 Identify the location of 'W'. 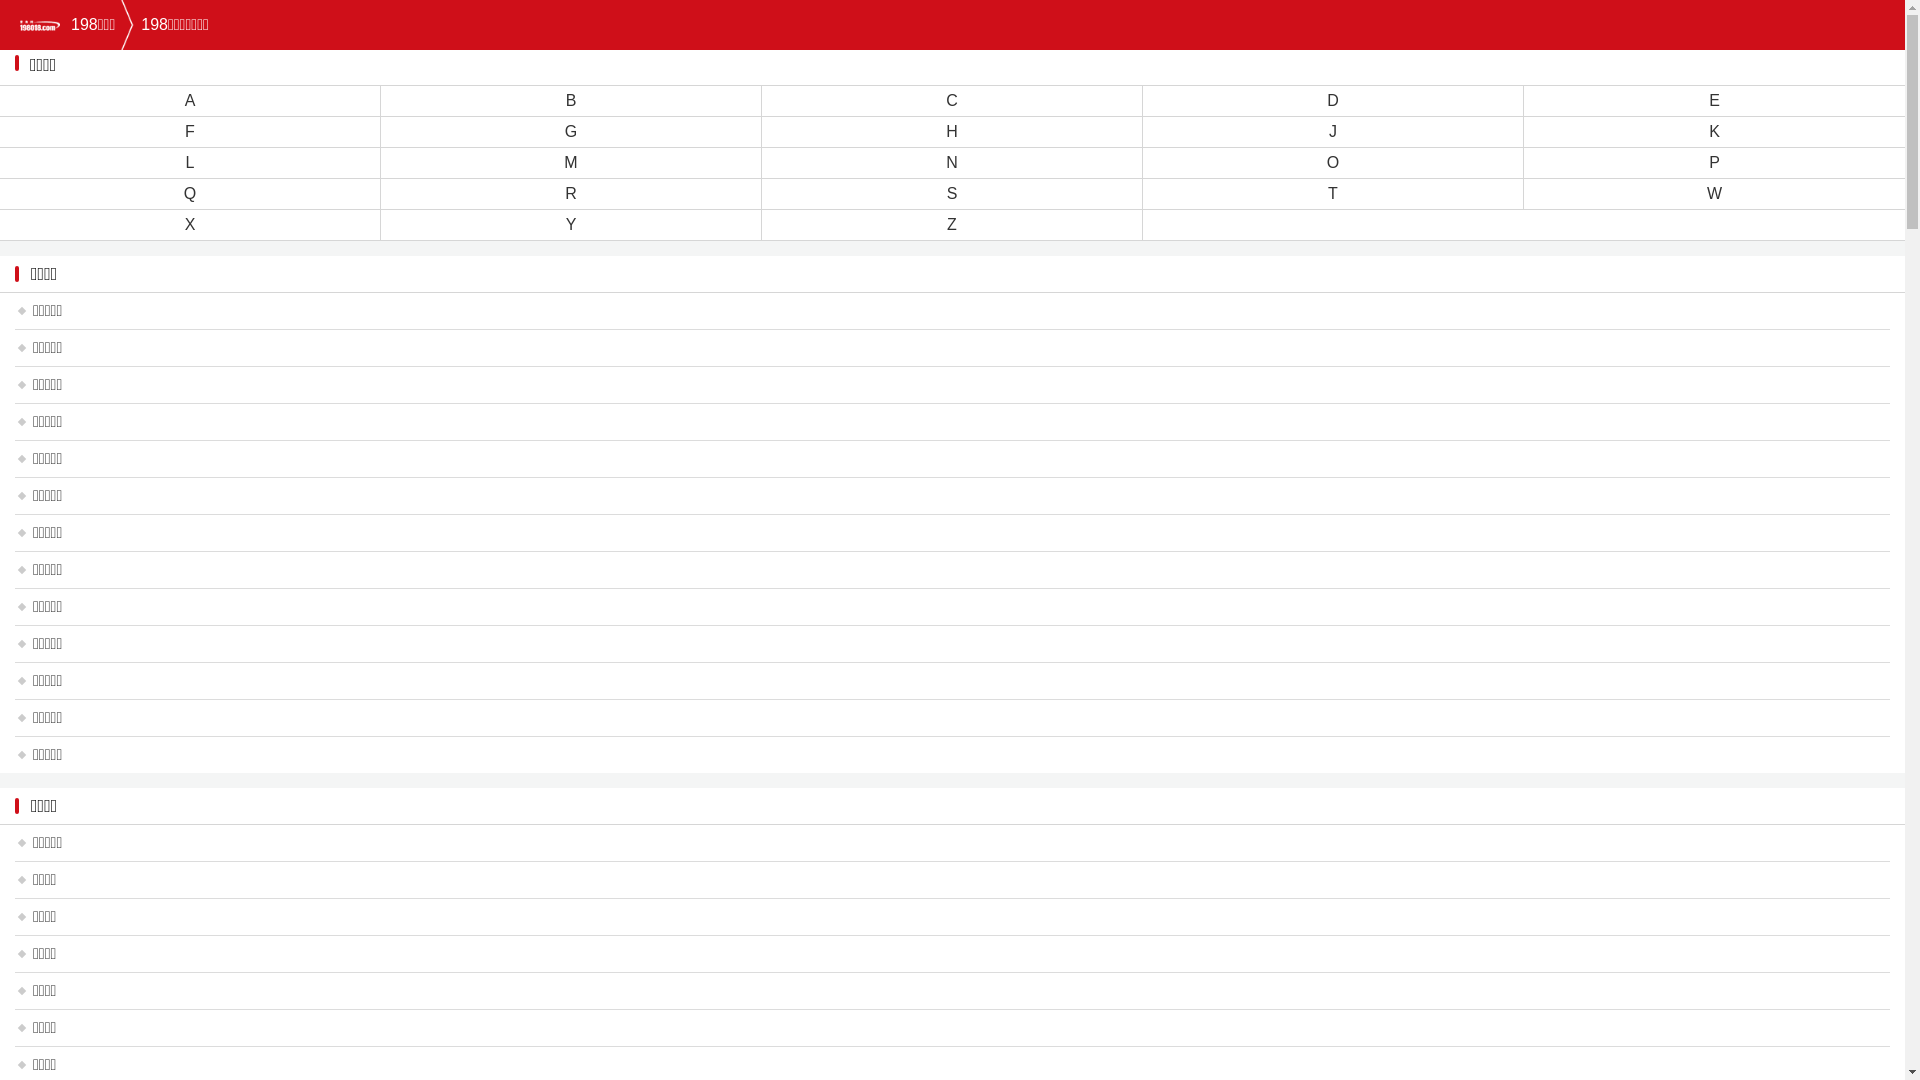
(1713, 193).